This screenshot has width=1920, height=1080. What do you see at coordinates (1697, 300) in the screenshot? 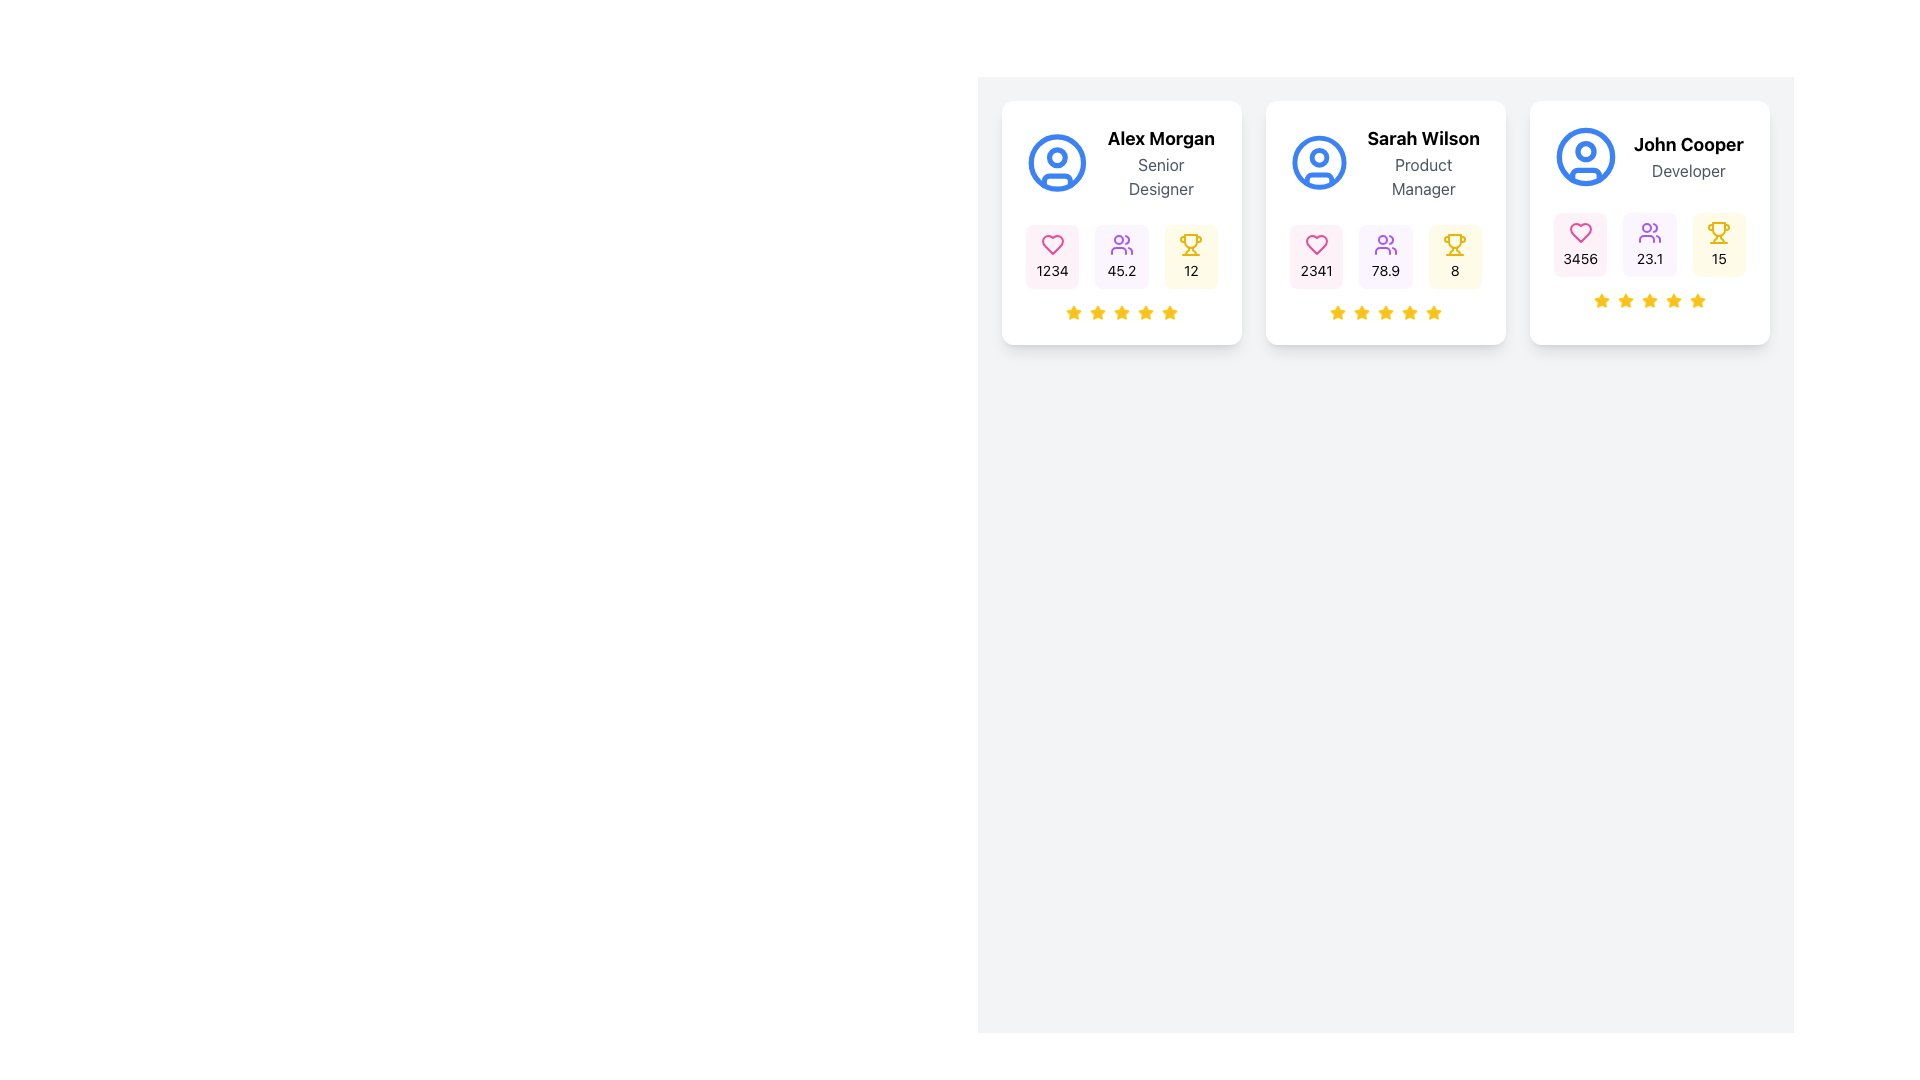
I see `the sixth star icon in the rating system of John Cooper's profile card` at bounding box center [1697, 300].